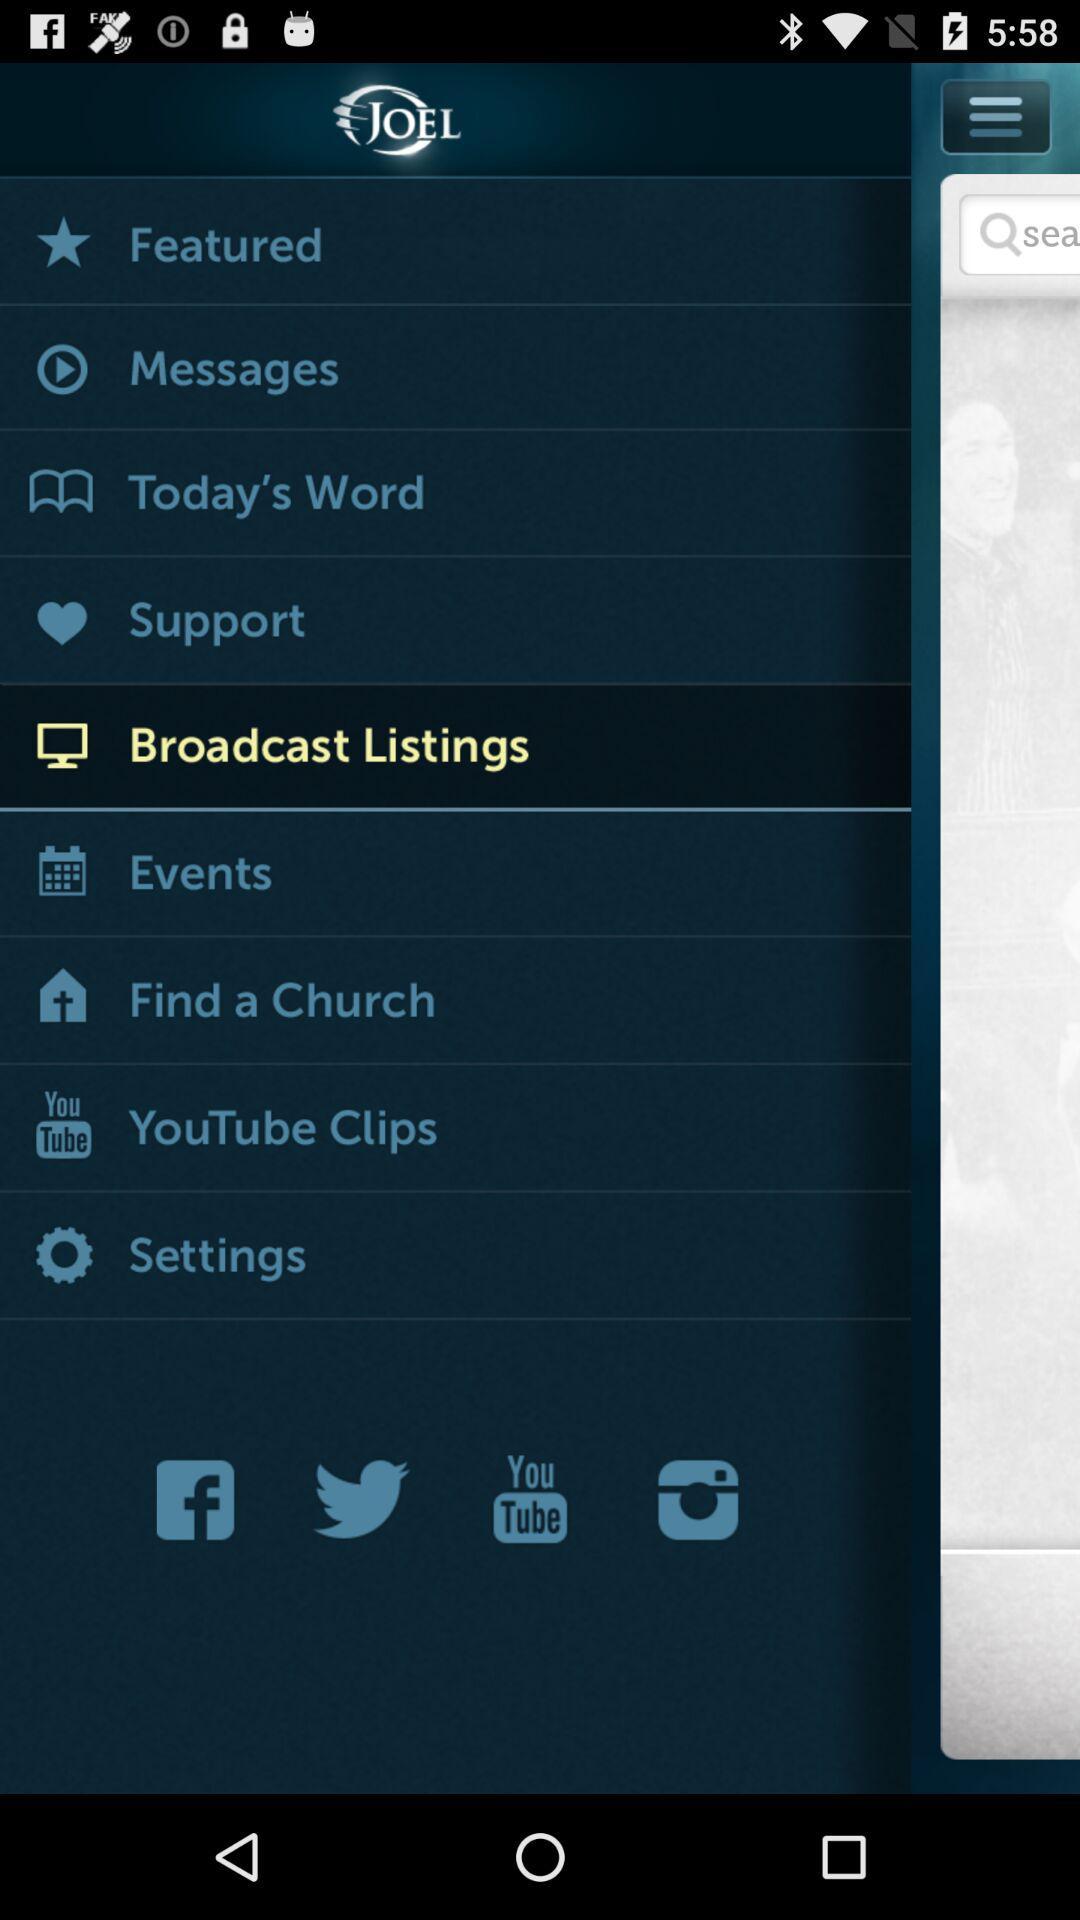  I want to click on shows today 's word of the day, so click(455, 494).